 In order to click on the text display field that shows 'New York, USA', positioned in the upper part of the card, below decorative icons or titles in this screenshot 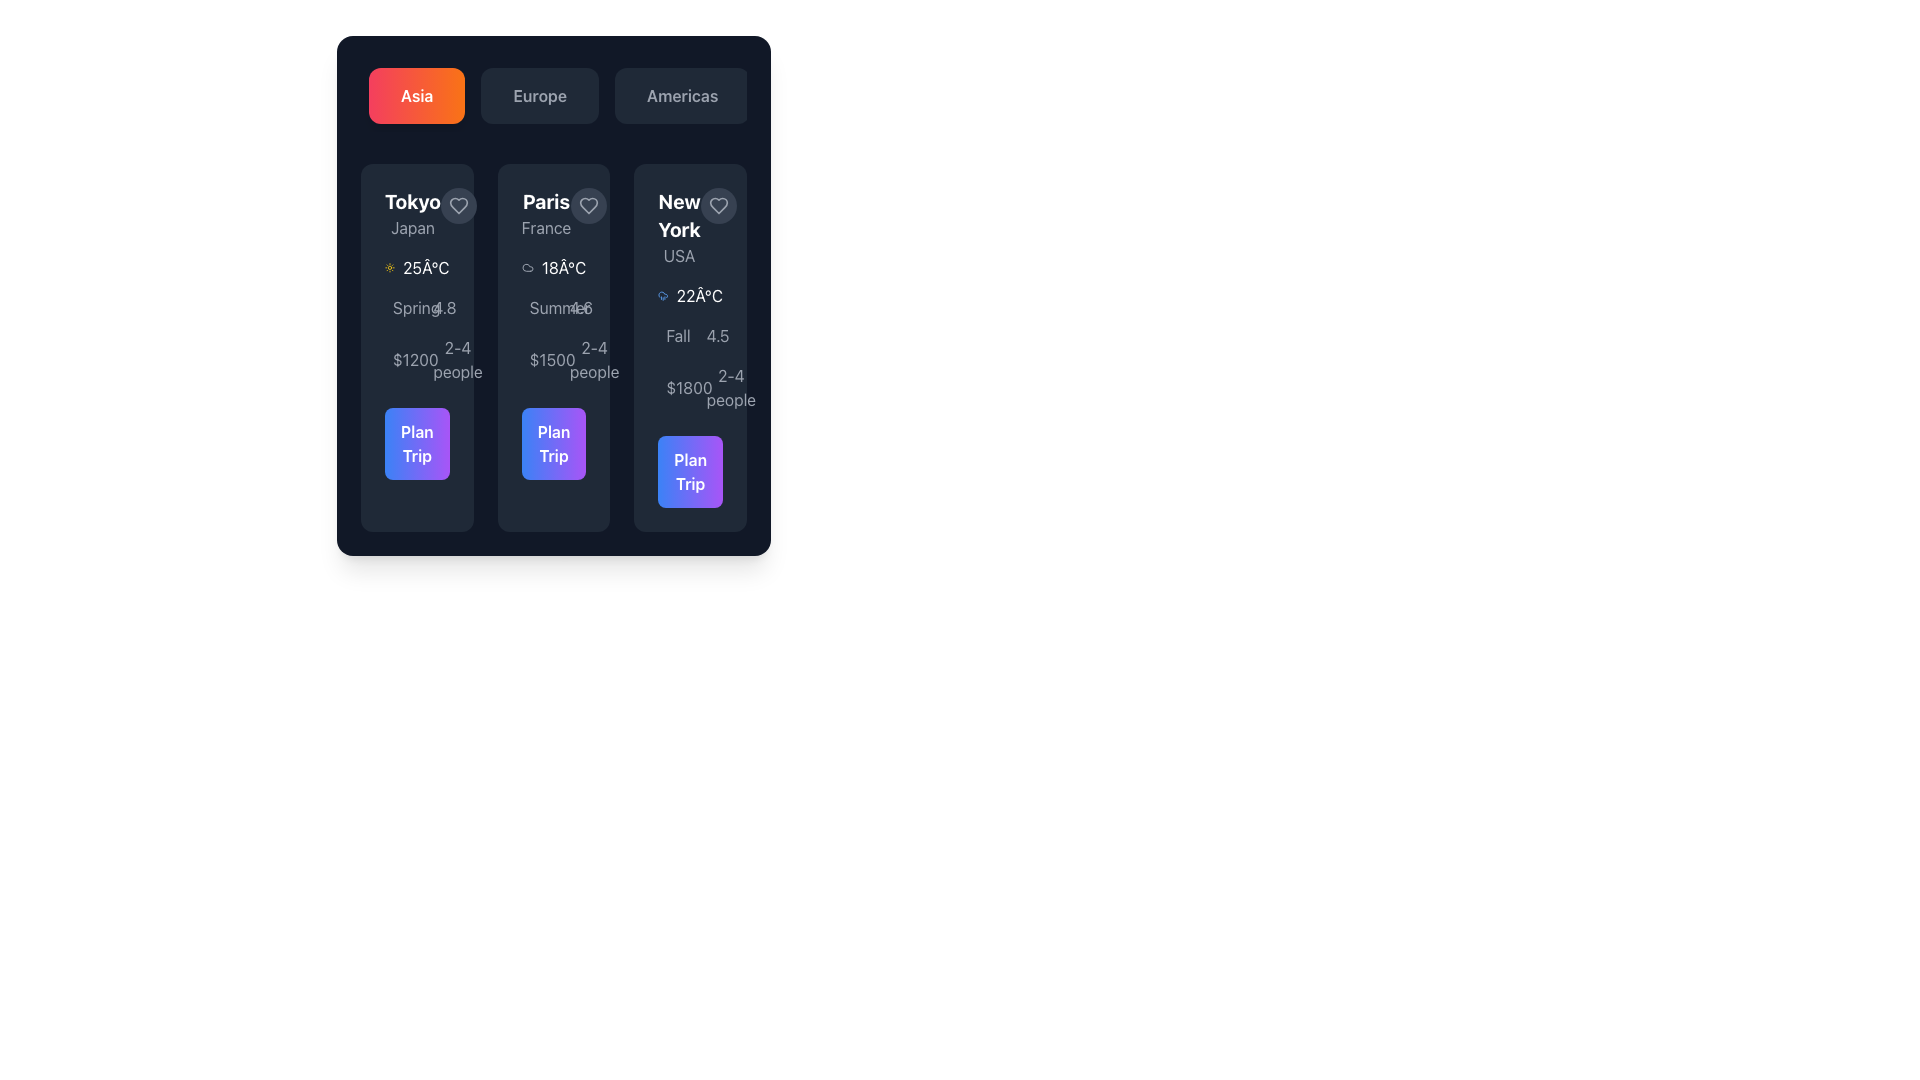, I will do `click(679, 226)`.